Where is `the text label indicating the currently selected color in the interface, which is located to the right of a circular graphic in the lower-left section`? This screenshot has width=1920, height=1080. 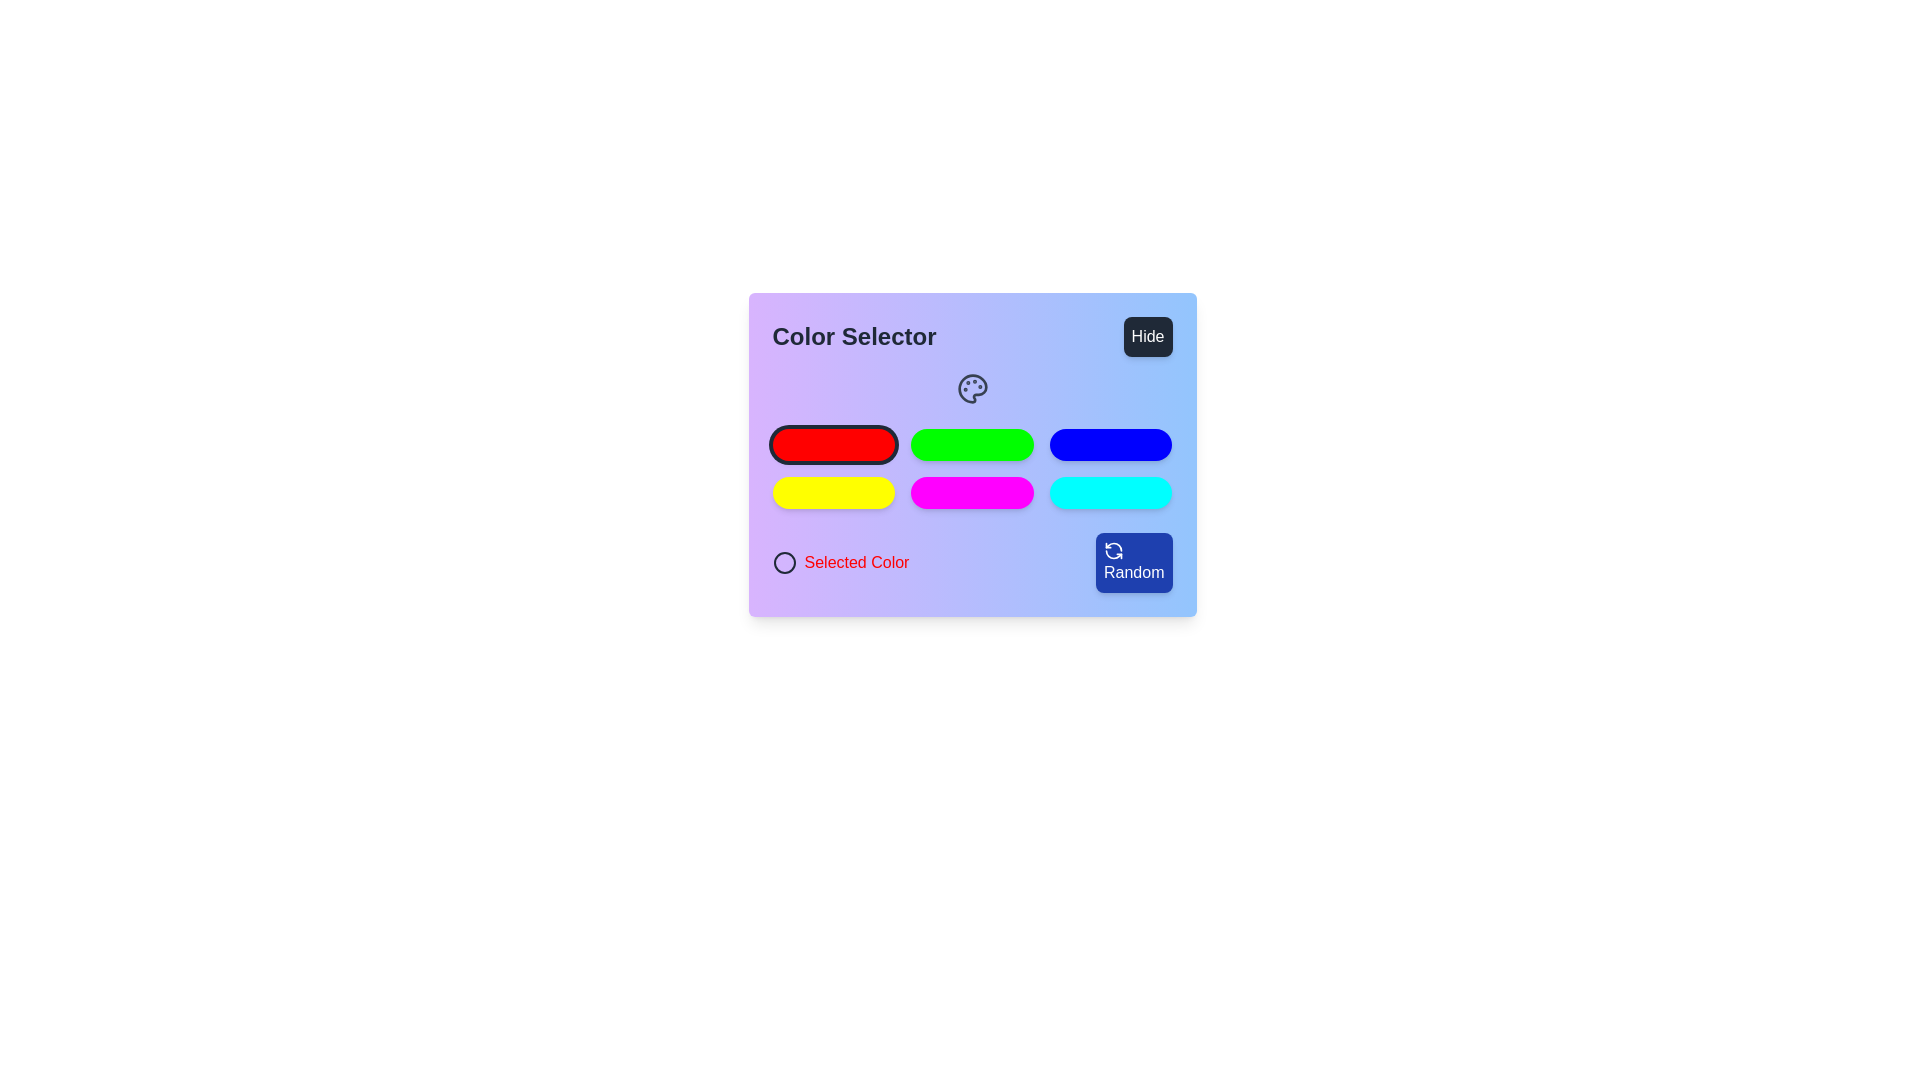
the text label indicating the currently selected color in the interface, which is located to the right of a circular graphic in the lower-left section is located at coordinates (856, 563).